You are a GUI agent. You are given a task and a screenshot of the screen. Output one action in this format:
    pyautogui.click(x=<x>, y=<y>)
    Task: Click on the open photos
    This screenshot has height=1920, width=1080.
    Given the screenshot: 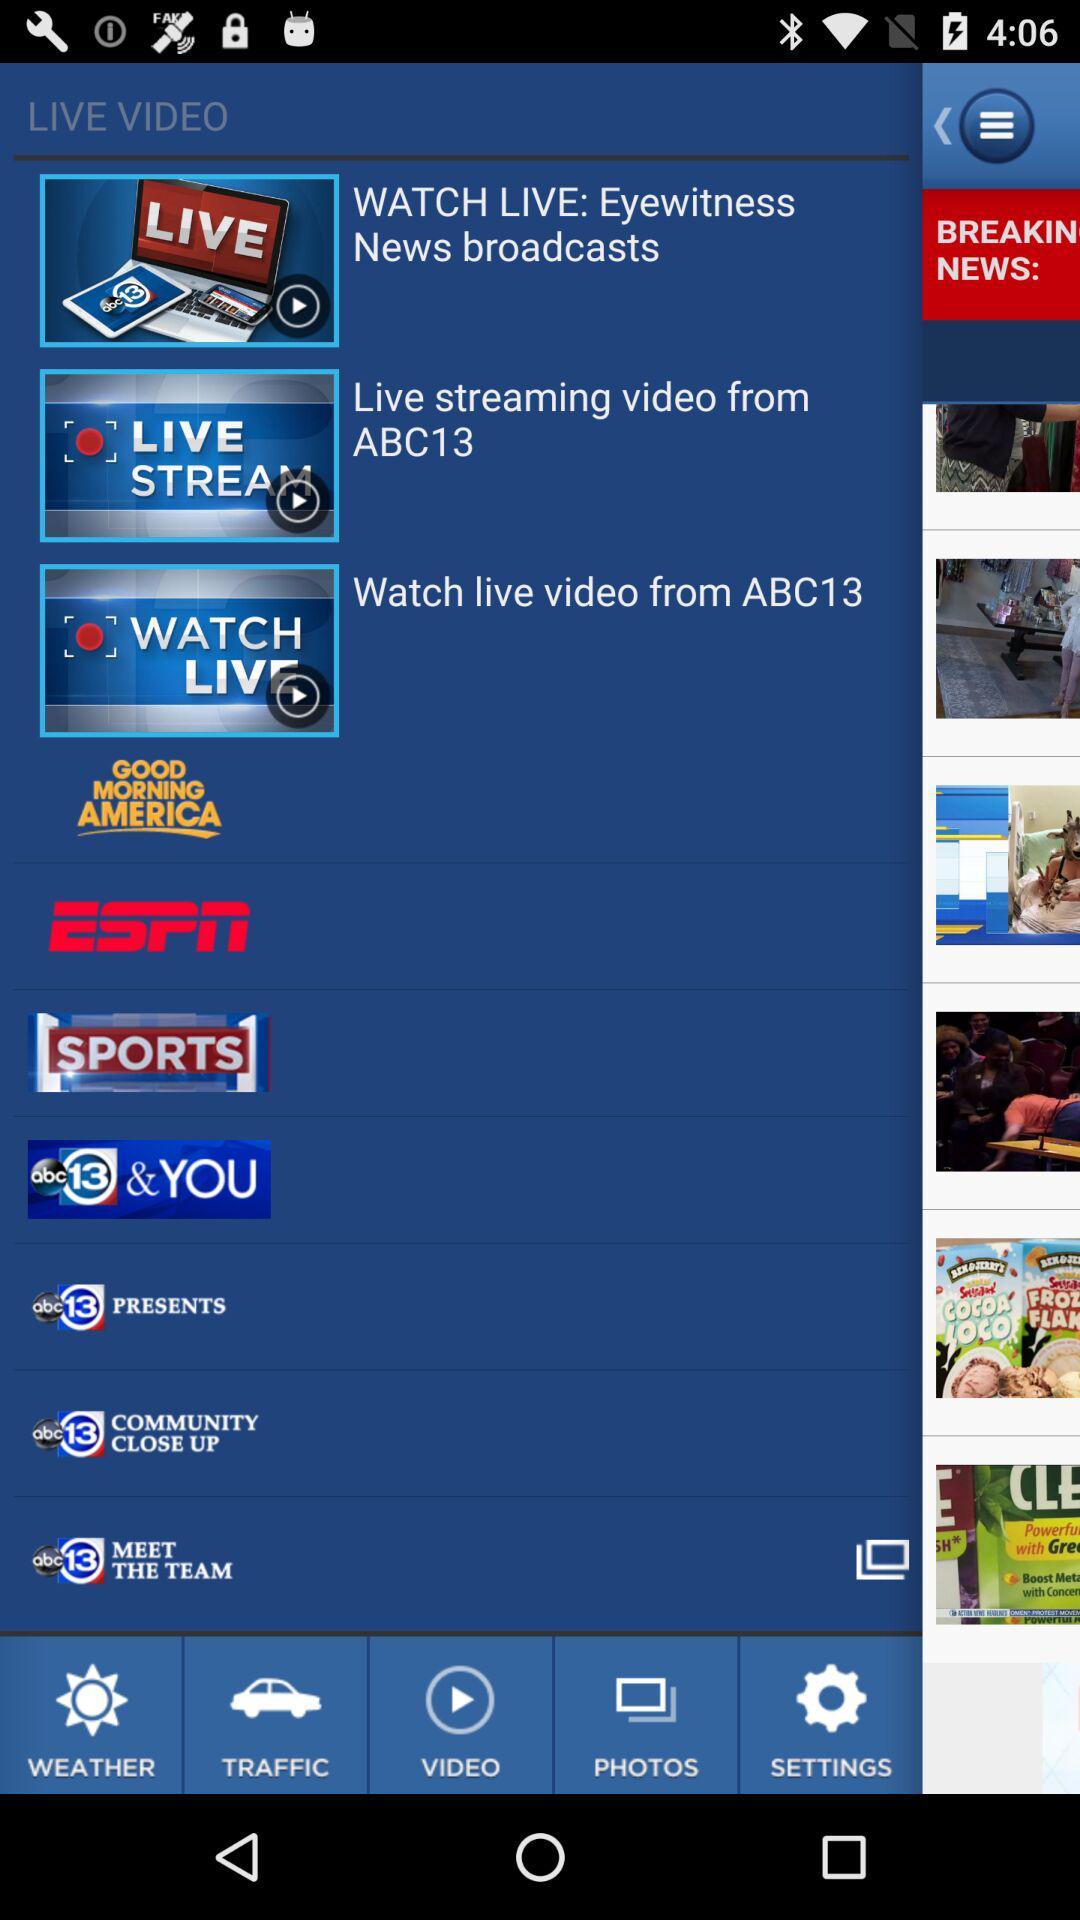 What is the action you would take?
    pyautogui.click(x=646, y=1714)
    